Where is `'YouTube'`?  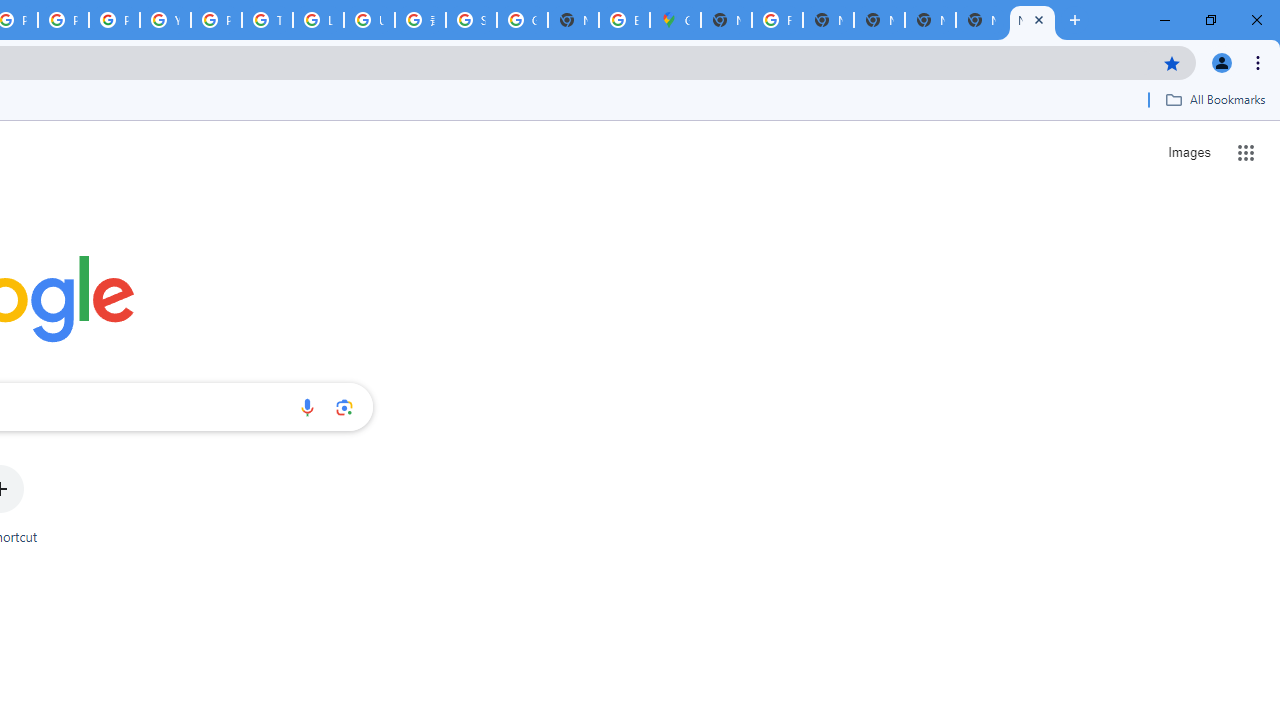
'YouTube' is located at coordinates (165, 20).